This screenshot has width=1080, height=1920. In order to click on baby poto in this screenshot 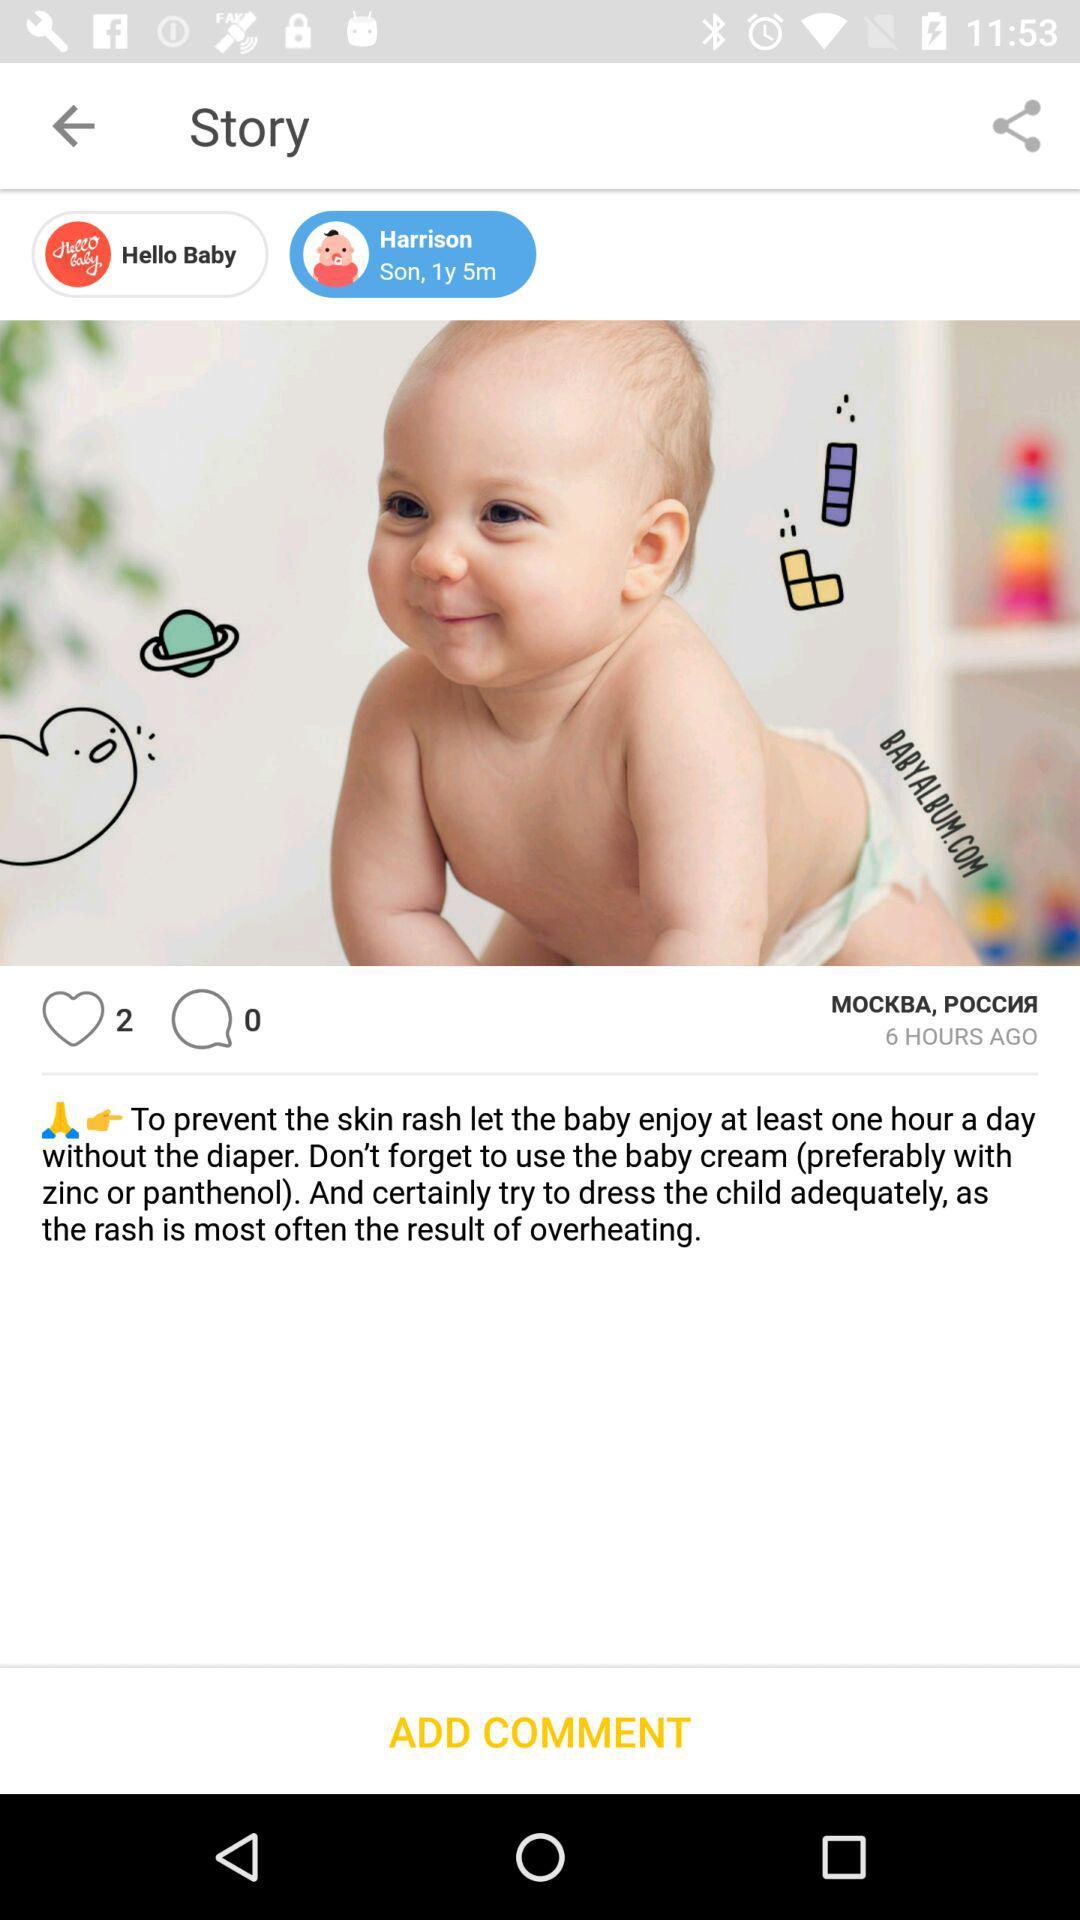, I will do `click(540, 643)`.